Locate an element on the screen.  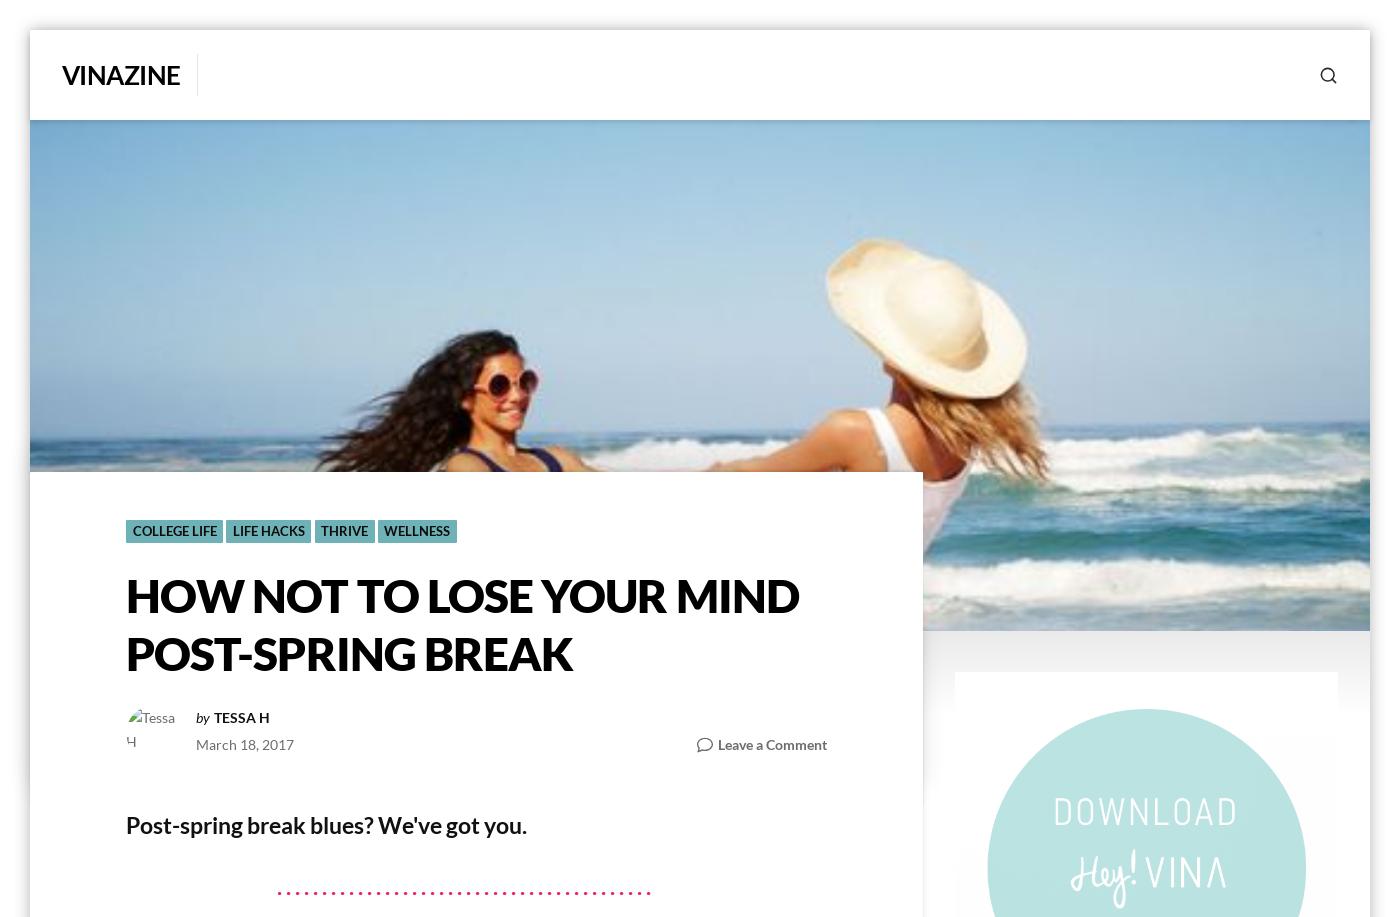
'Wellness' is located at coordinates (384, 531).